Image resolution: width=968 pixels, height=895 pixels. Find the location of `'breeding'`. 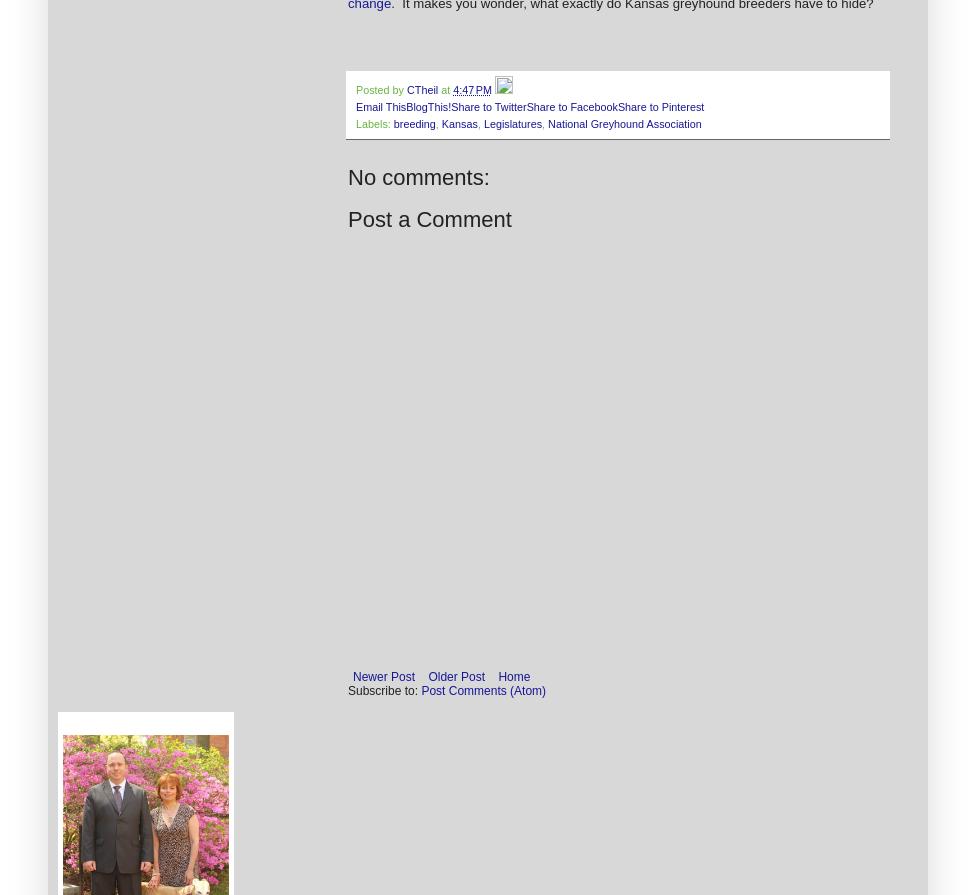

'breeding' is located at coordinates (414, 123).